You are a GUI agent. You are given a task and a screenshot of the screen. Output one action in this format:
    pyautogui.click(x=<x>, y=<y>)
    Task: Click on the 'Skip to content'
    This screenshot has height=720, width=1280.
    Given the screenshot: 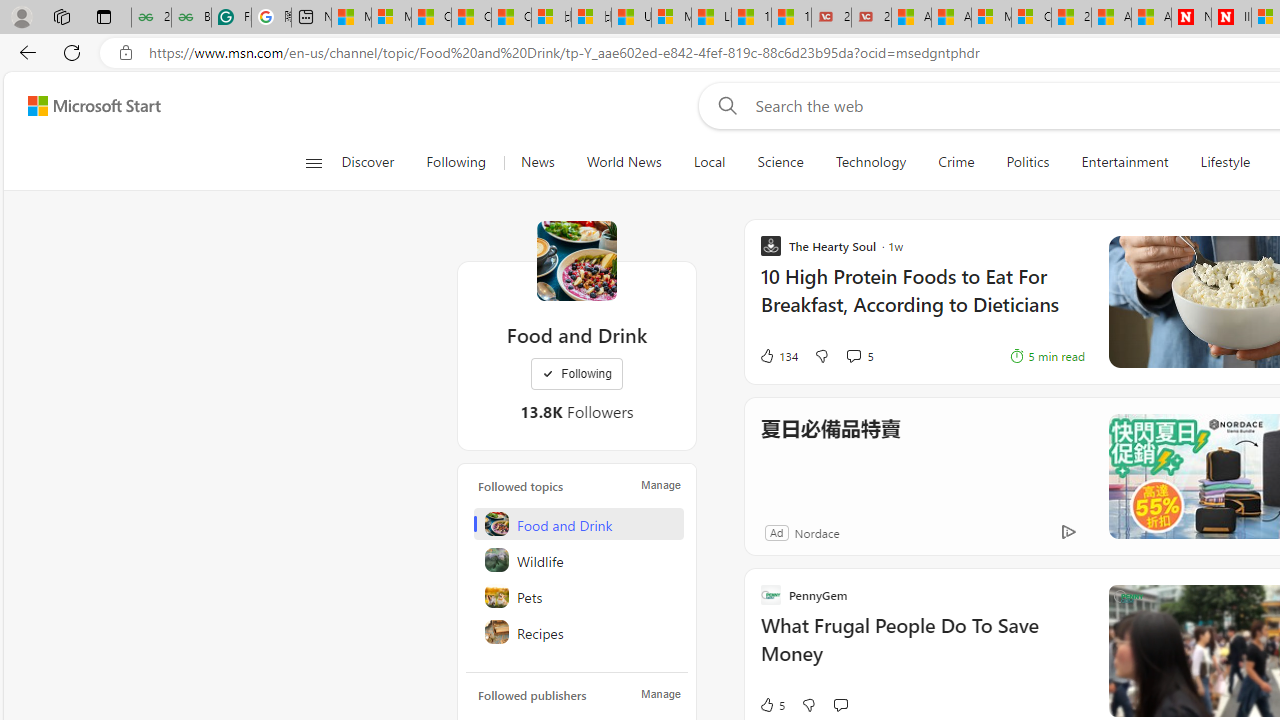 What is the action you would take?
    pyautogui.click(x=86, y=105)
    